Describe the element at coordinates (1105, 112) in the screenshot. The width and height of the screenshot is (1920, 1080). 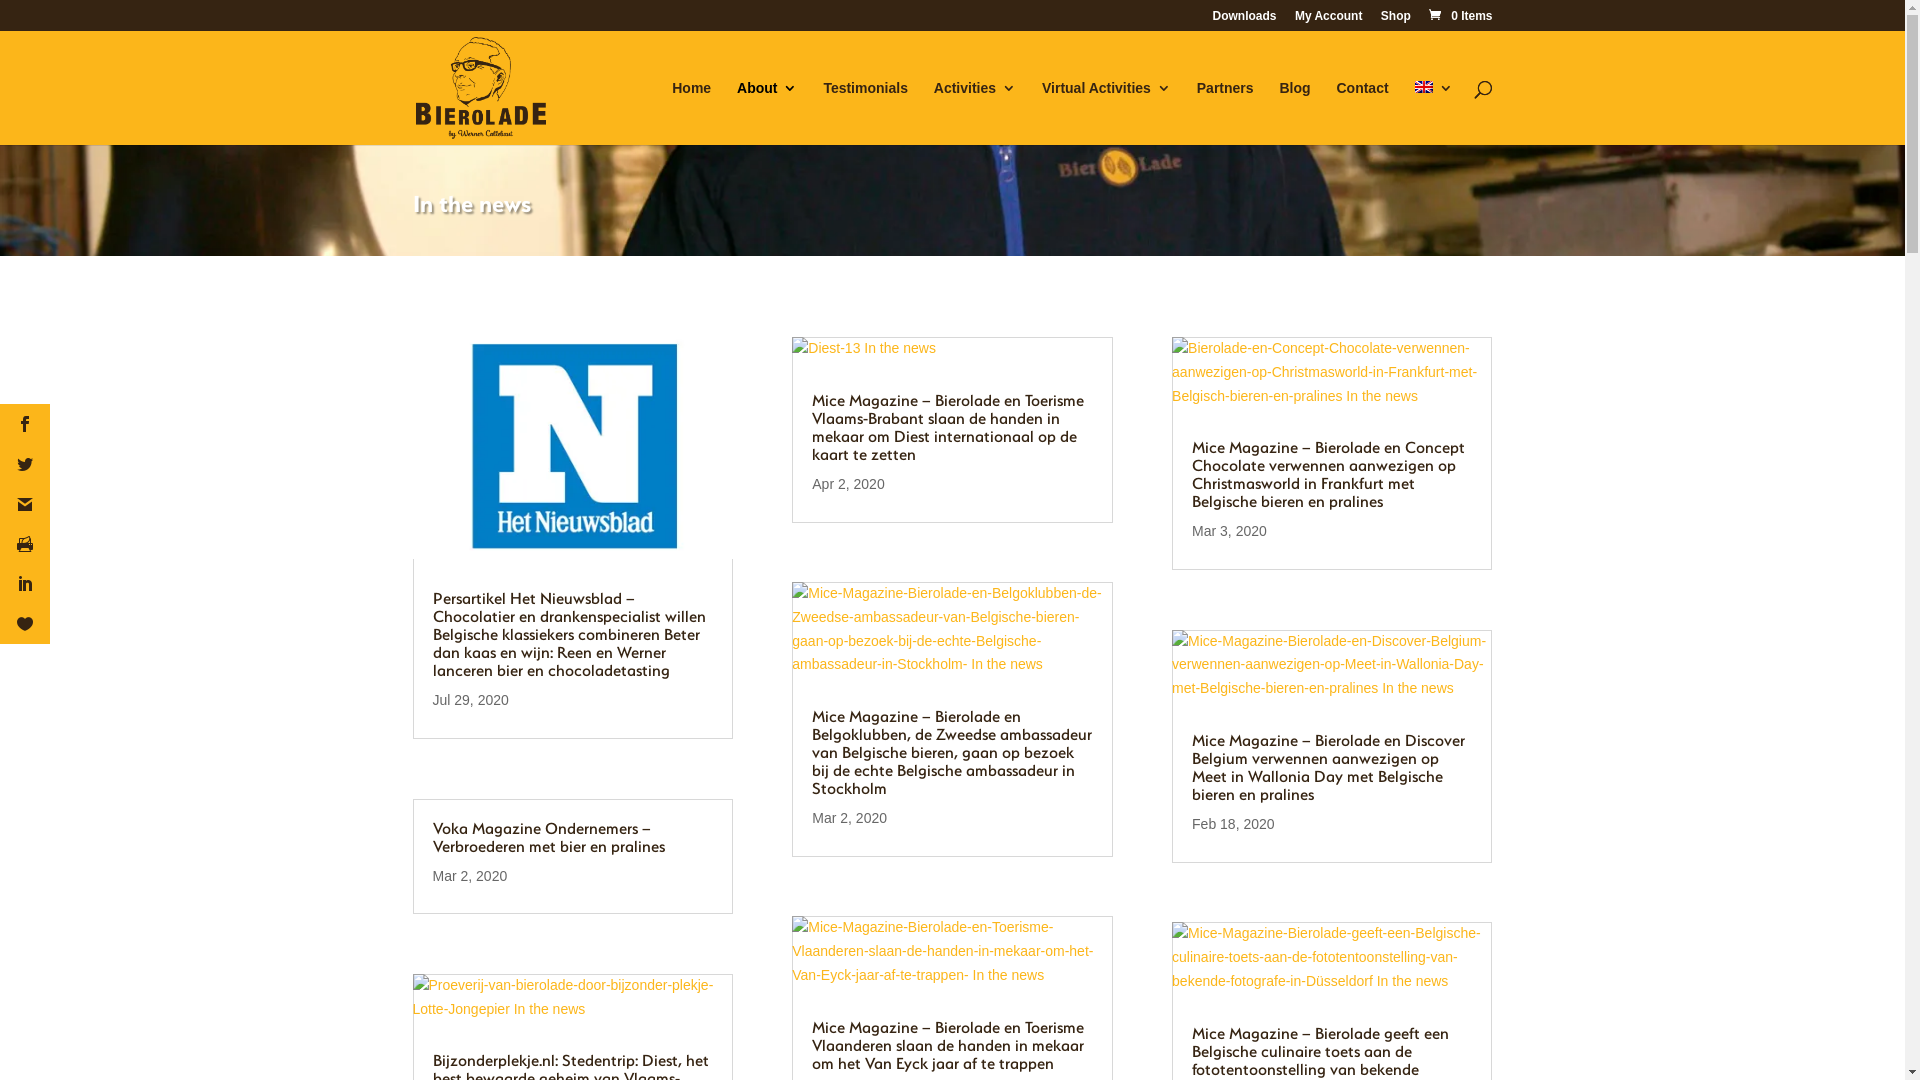
I see `'Virtual Activities'` at that location.